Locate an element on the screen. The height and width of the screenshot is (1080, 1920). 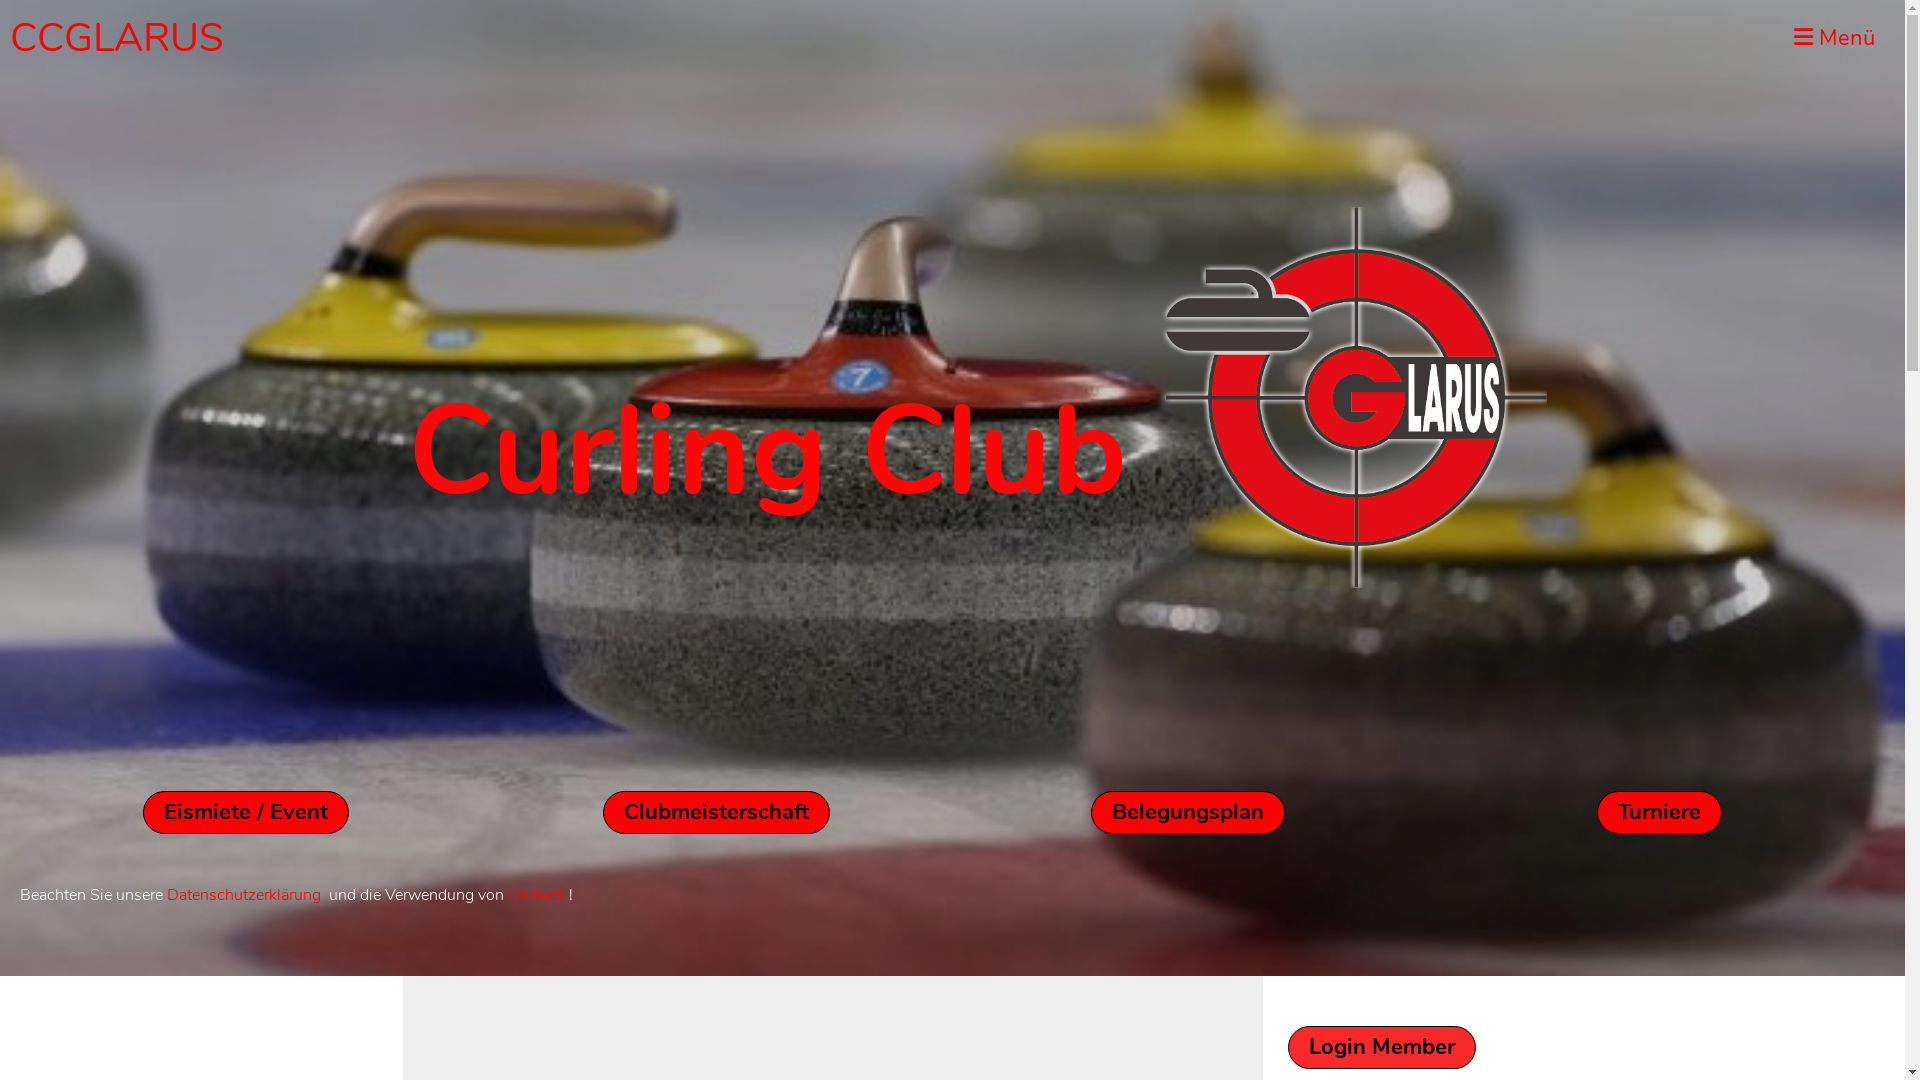
'Cookies' is located at coordinates (536, 893).